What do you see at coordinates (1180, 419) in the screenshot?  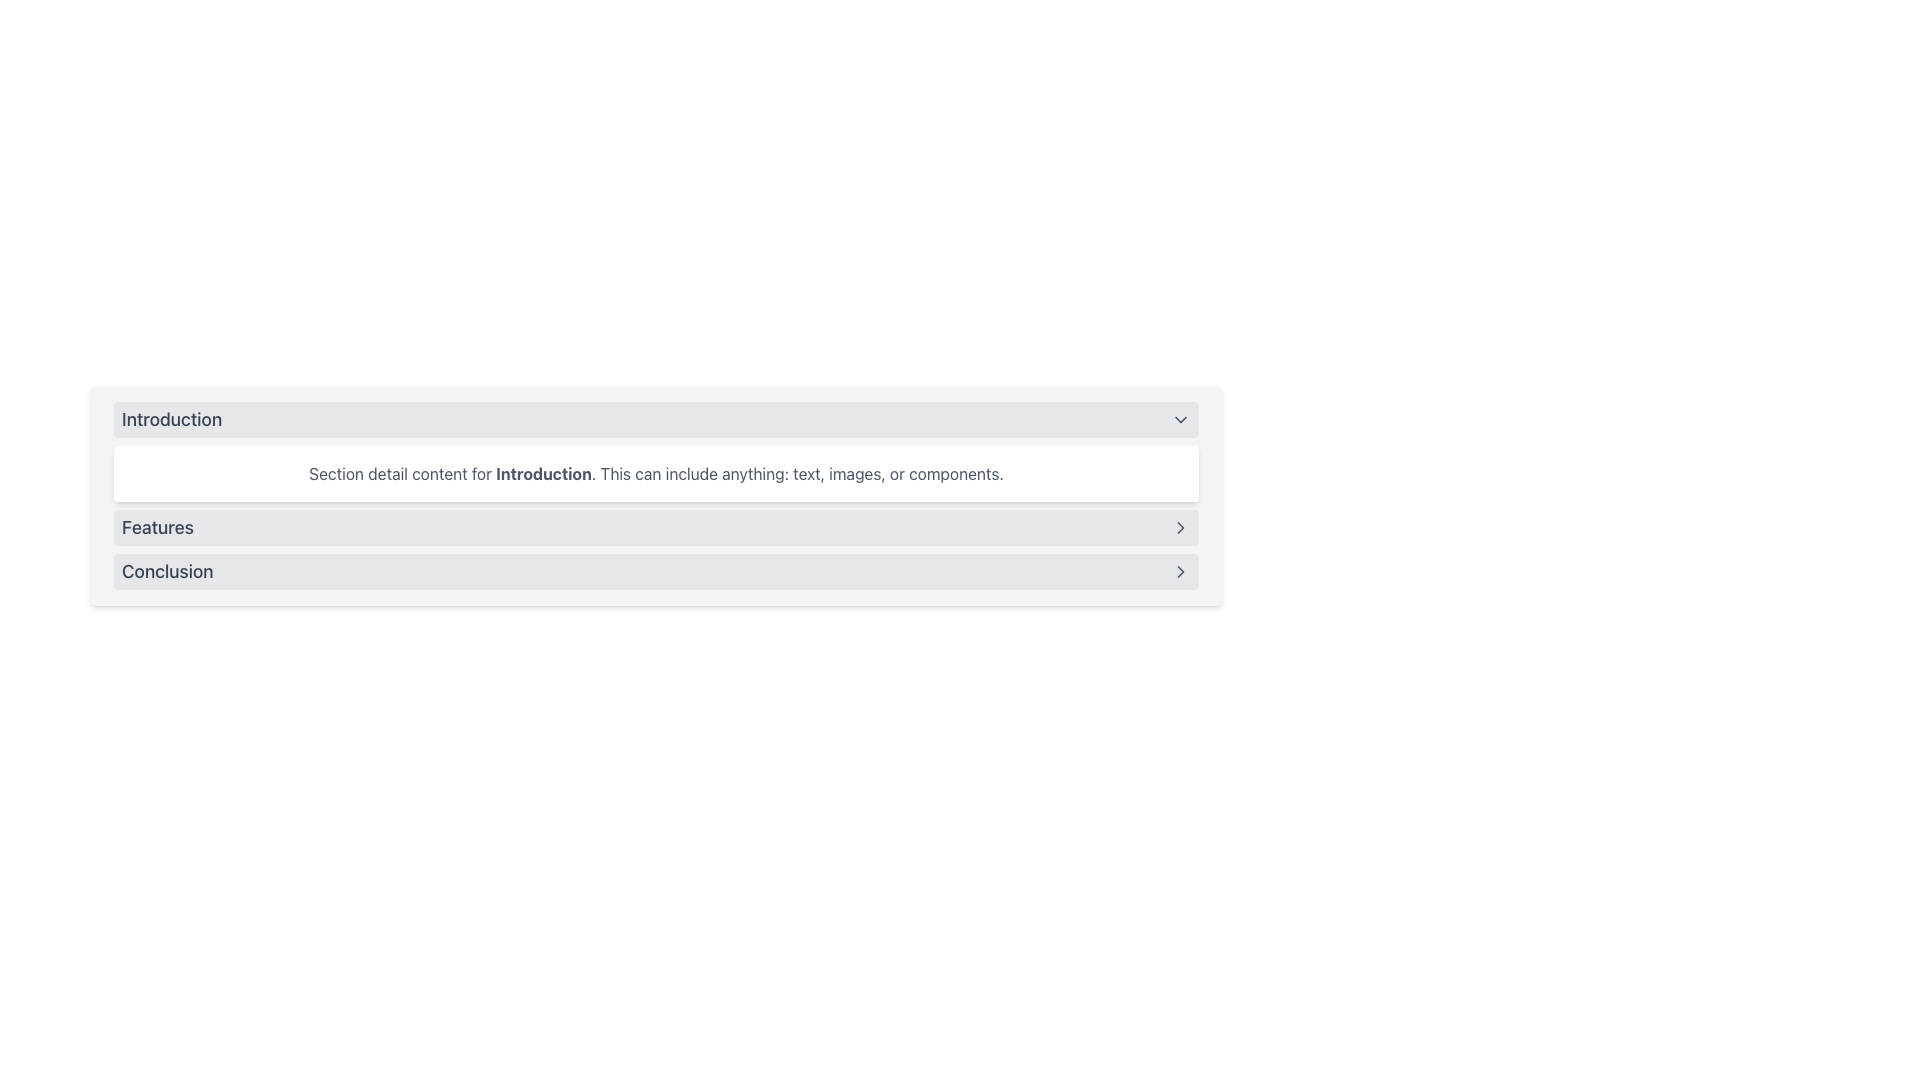 I see `the downward-pointing gray chevron icon located at the far right side of the 'Introduction' section header` at bounding box center [1180, 419].